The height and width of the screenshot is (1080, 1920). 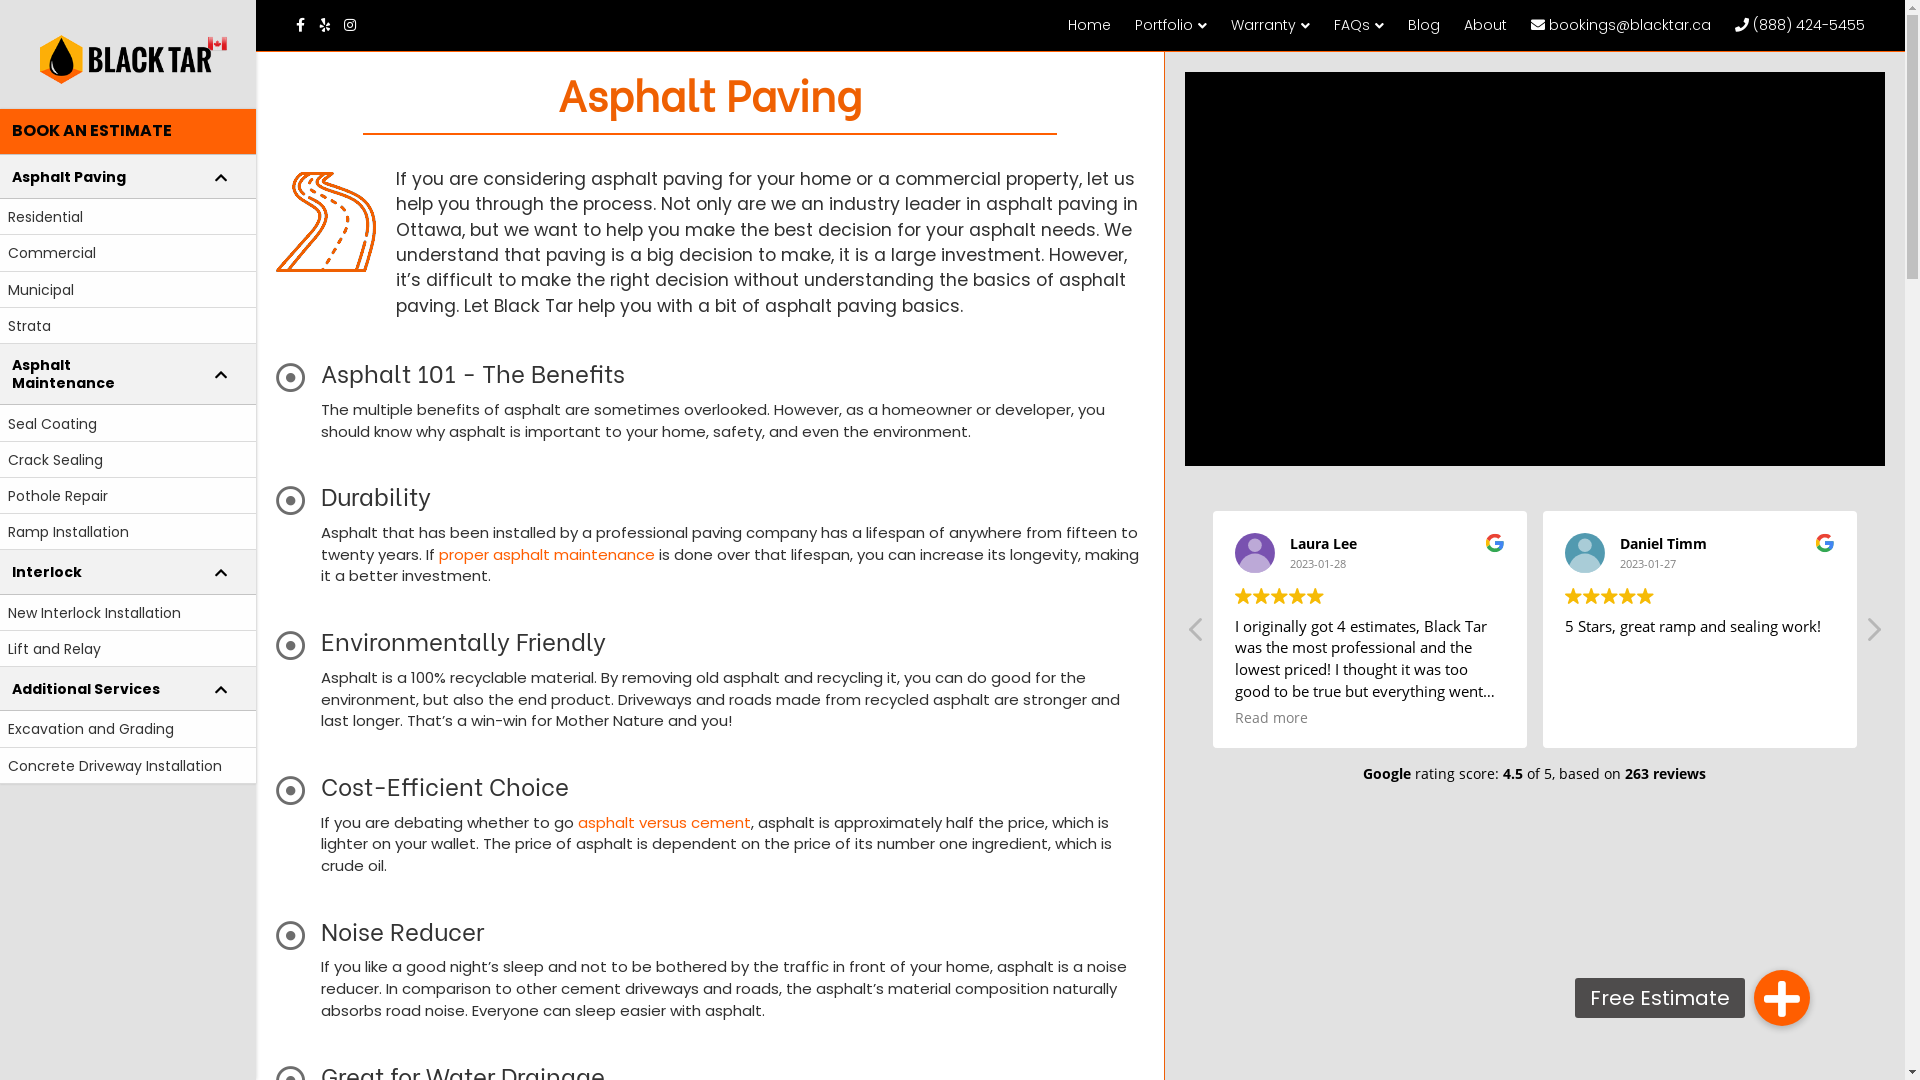 I want to click on 'Seal Coating', so click(x=127, y=422).